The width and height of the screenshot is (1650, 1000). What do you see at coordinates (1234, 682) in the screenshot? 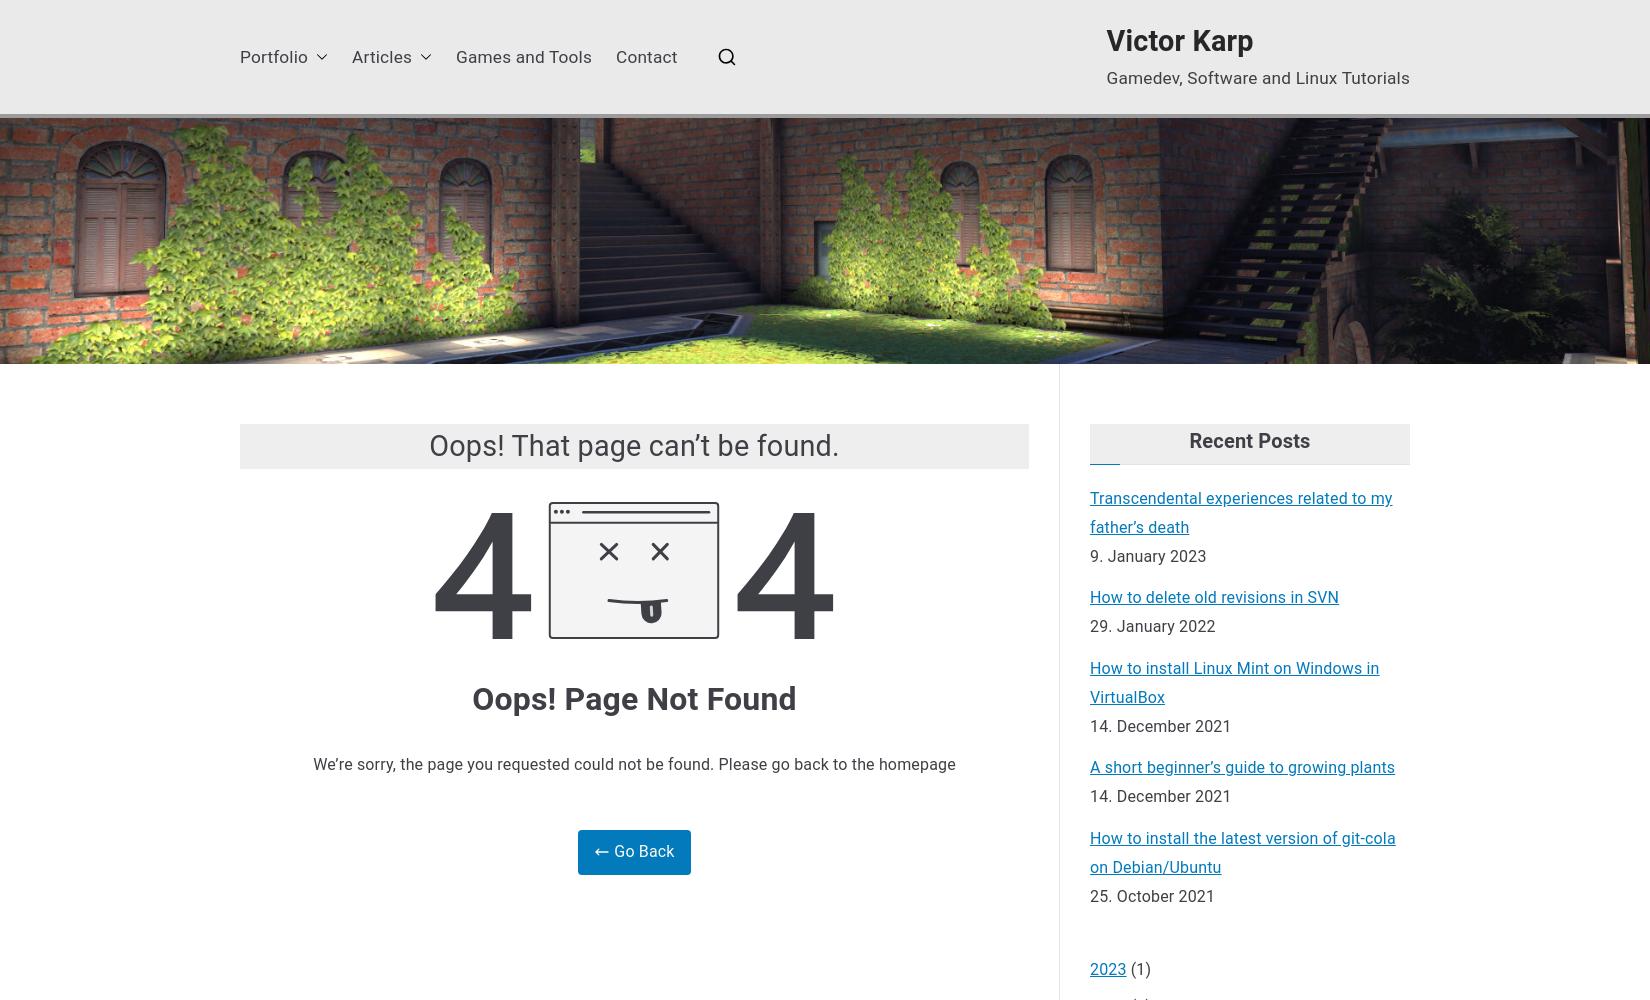
I see `'How to install Linux Mint on Windows in VirtualBox'` at bounding box center [1234, 682].